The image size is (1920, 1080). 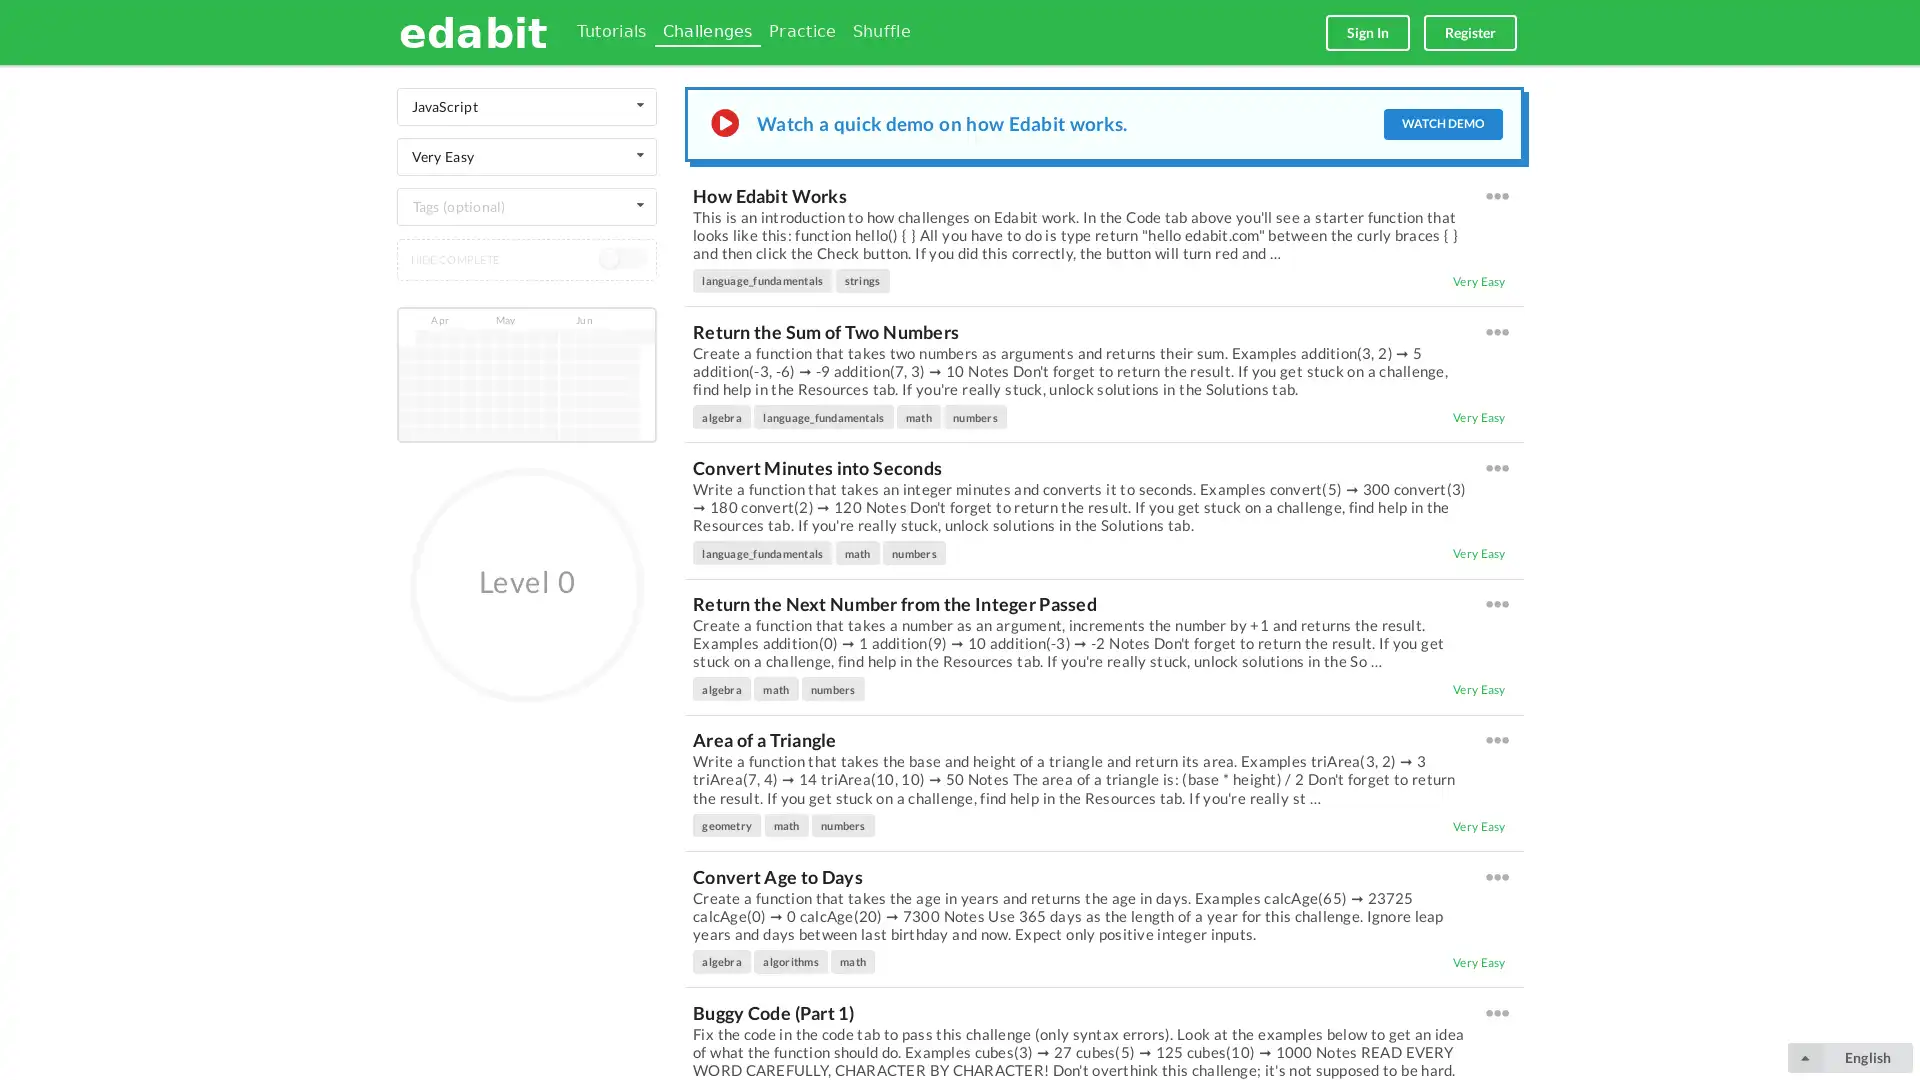 I want to click on Register, so click(x=1469, y=31).